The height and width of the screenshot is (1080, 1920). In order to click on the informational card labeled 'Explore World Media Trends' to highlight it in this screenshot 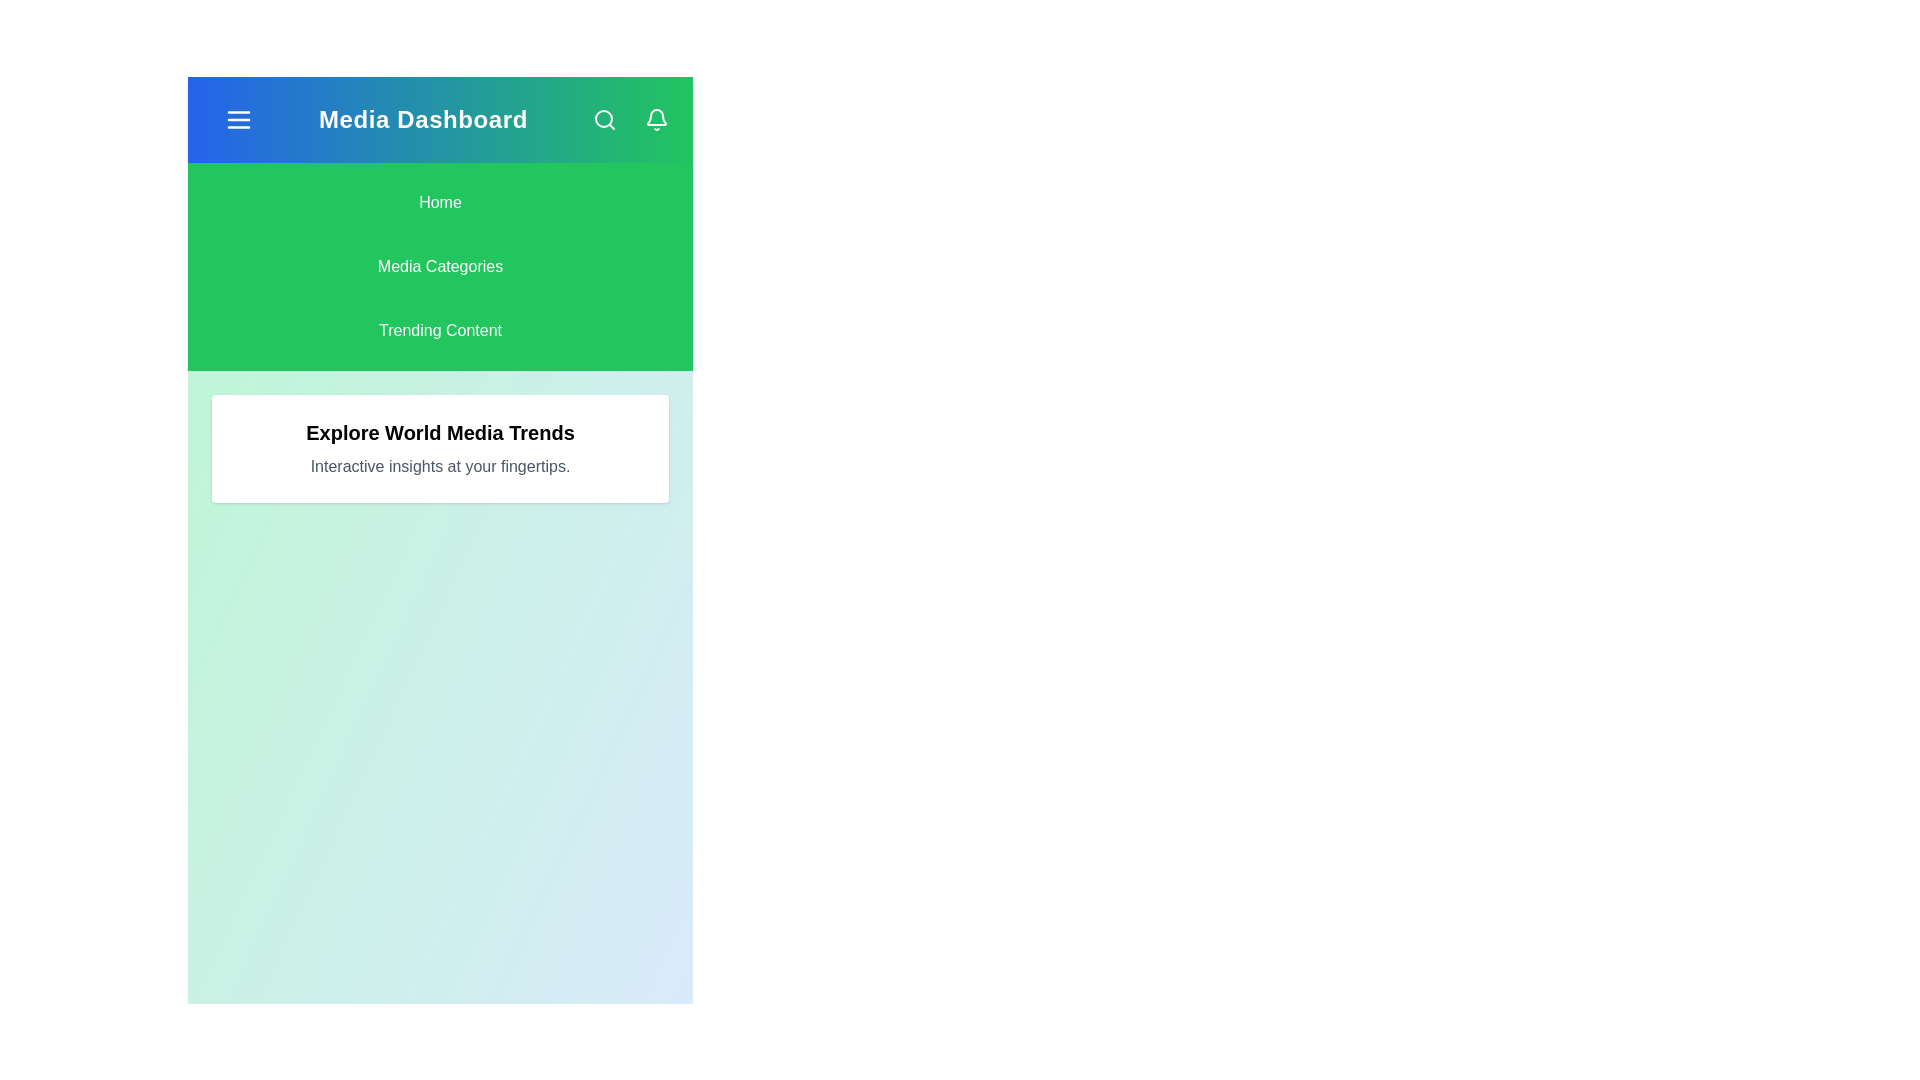, I will do `click(439, 447)`.